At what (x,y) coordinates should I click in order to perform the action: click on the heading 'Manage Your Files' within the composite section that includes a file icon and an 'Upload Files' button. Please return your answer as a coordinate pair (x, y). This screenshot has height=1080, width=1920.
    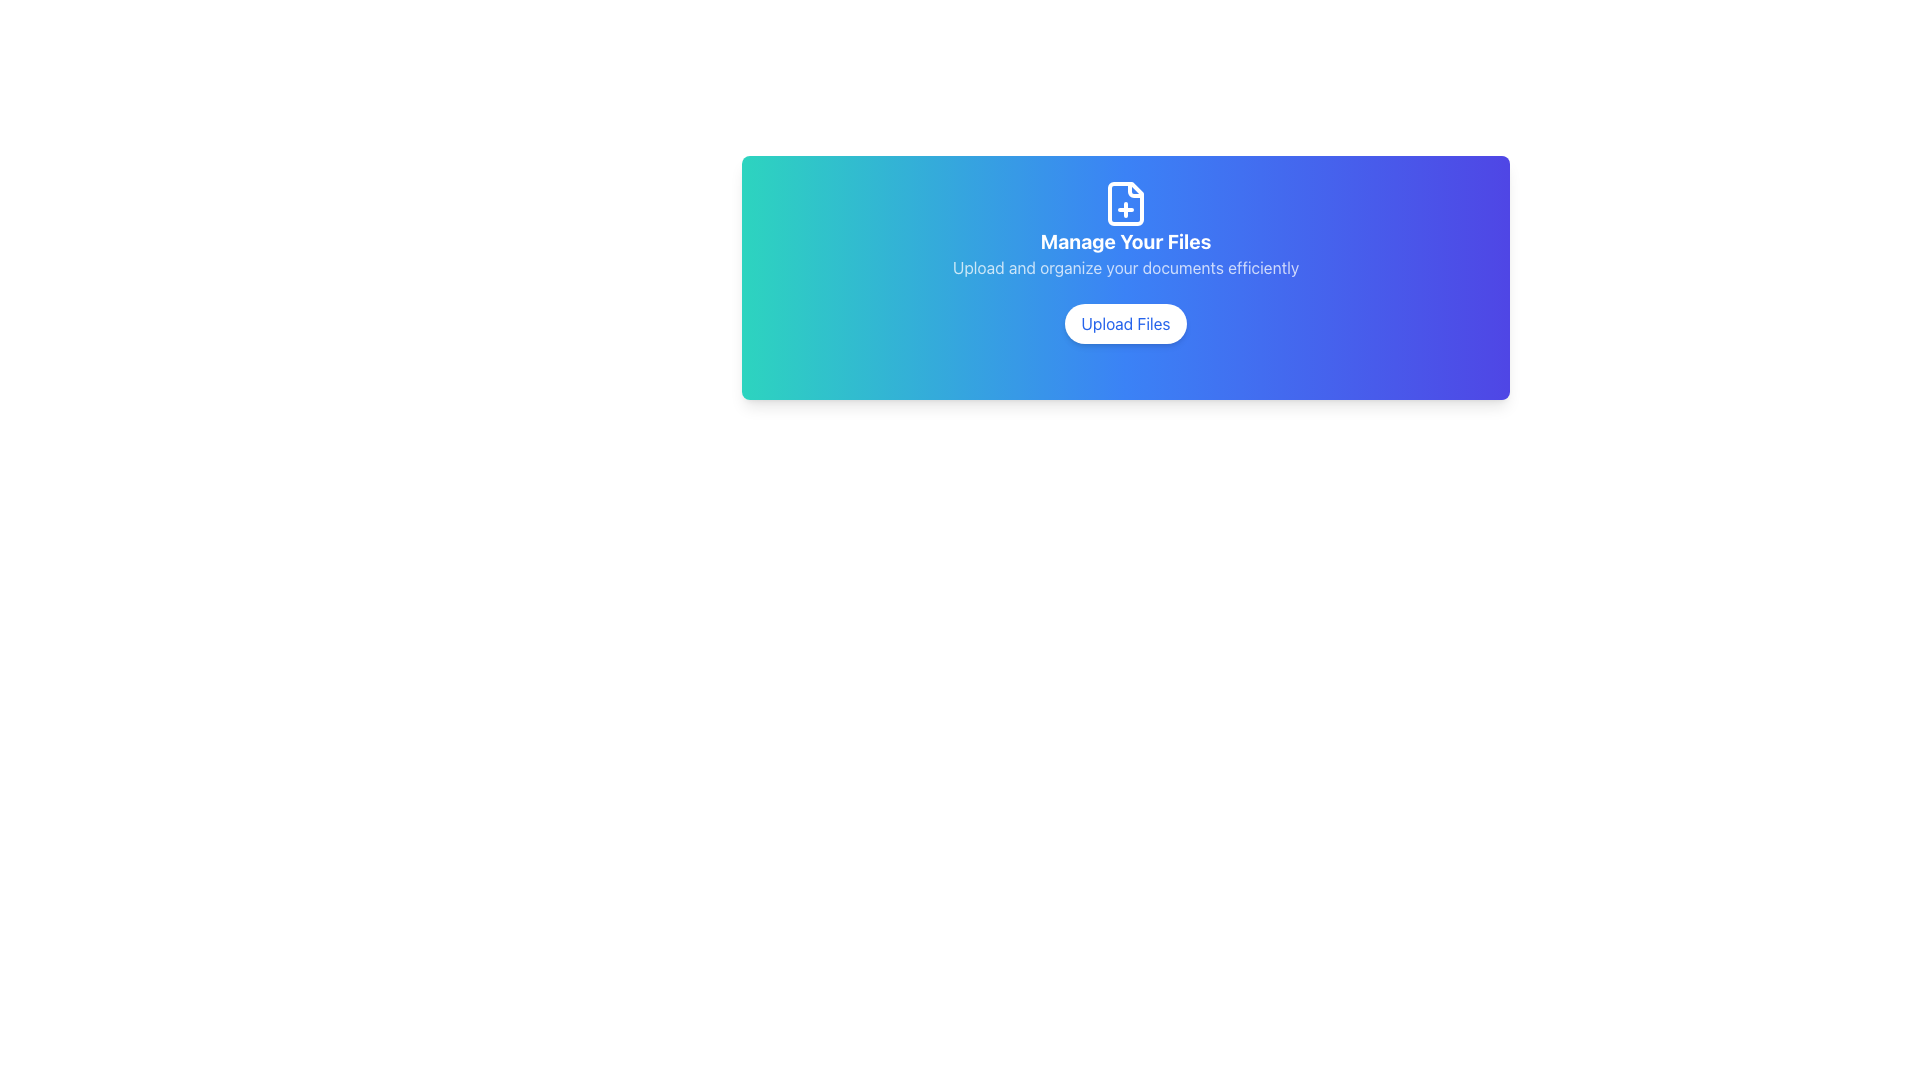
    Looking at the image, I should click on (1126, 277).